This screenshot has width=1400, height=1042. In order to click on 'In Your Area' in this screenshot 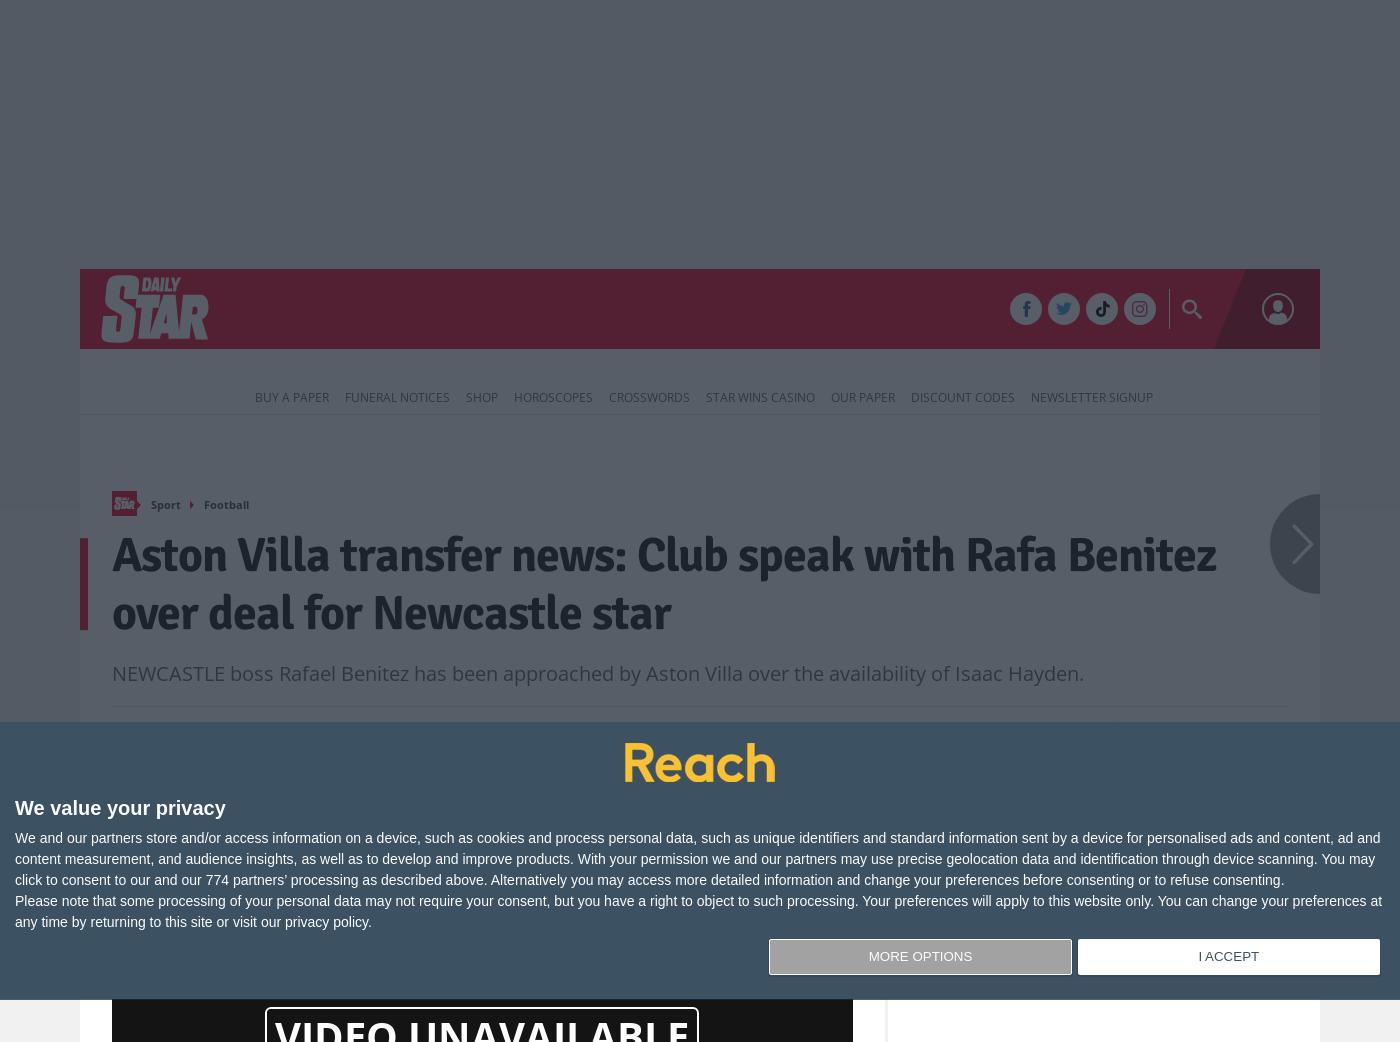, I will do `click(790, 311)`.